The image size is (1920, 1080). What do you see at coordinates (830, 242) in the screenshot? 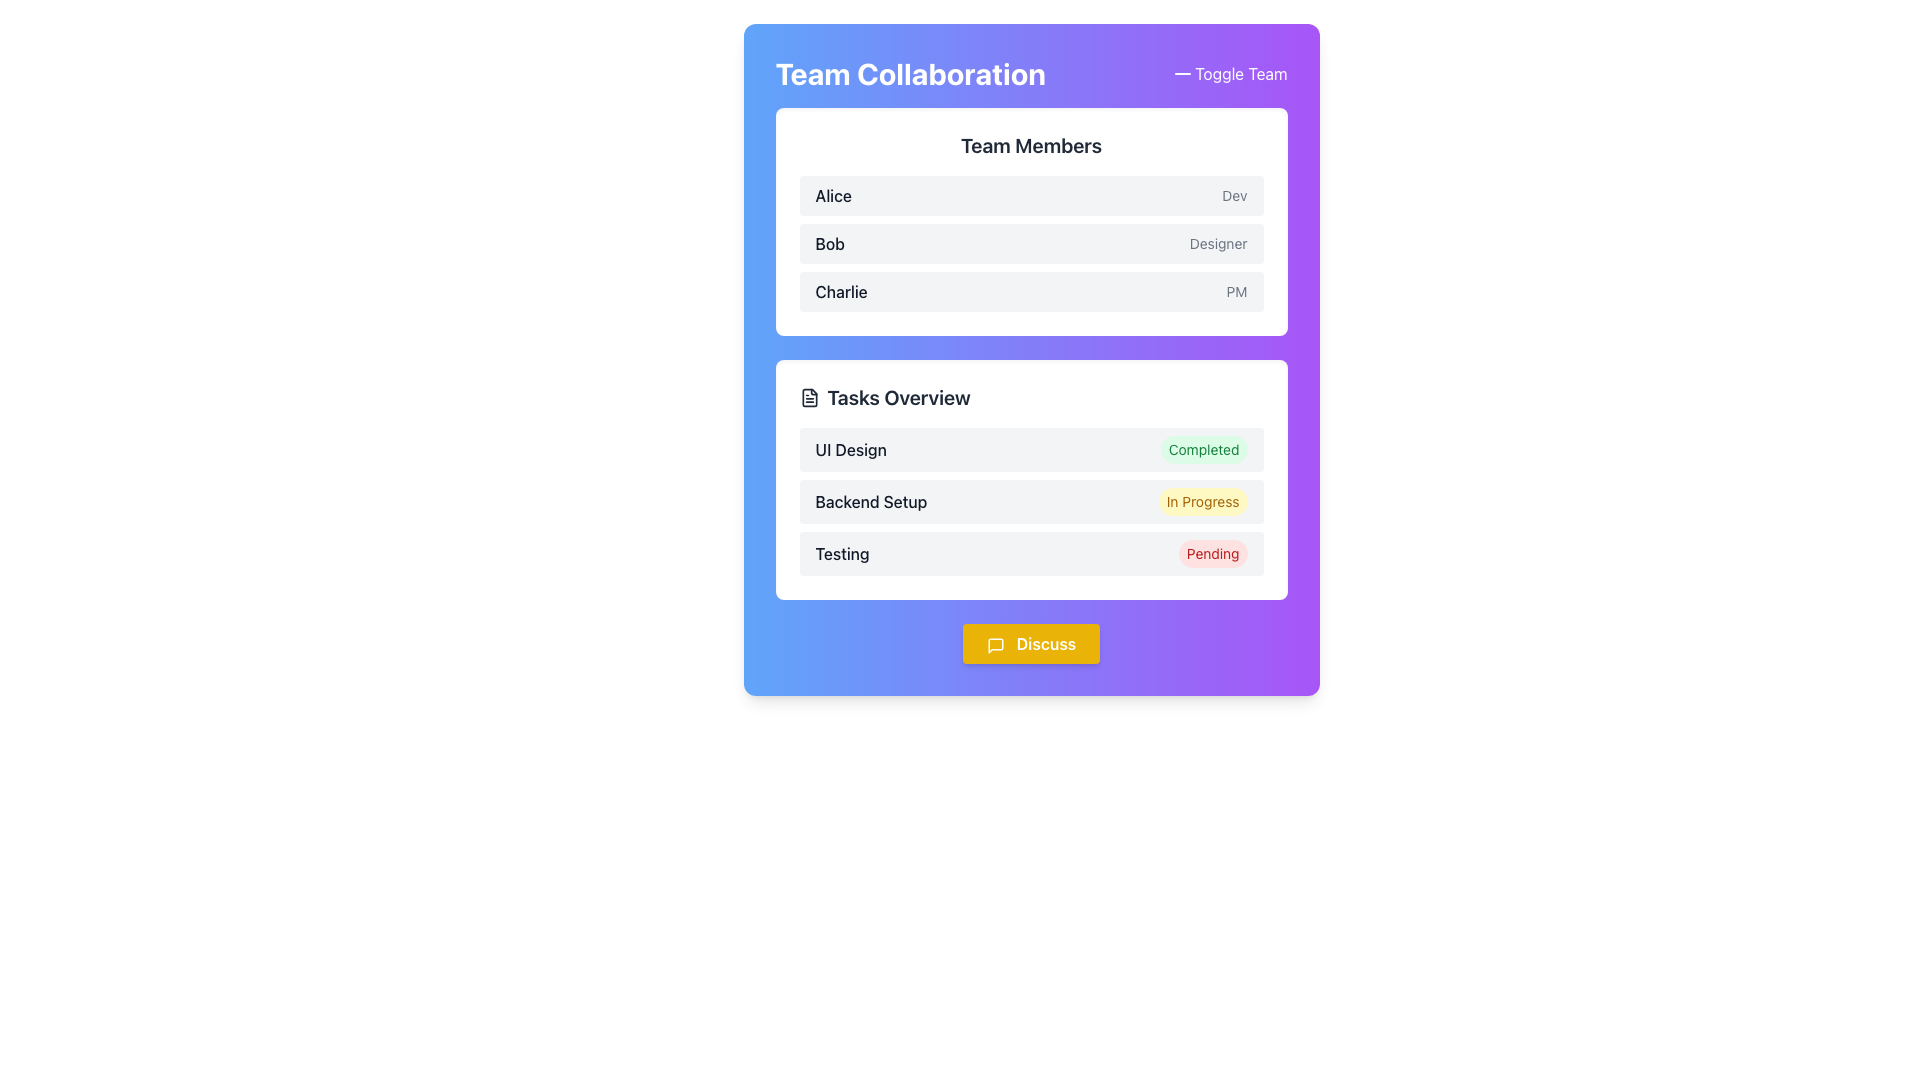
I see `the text label representing the team member named 'Bob'` at bounding box center [830, 242].